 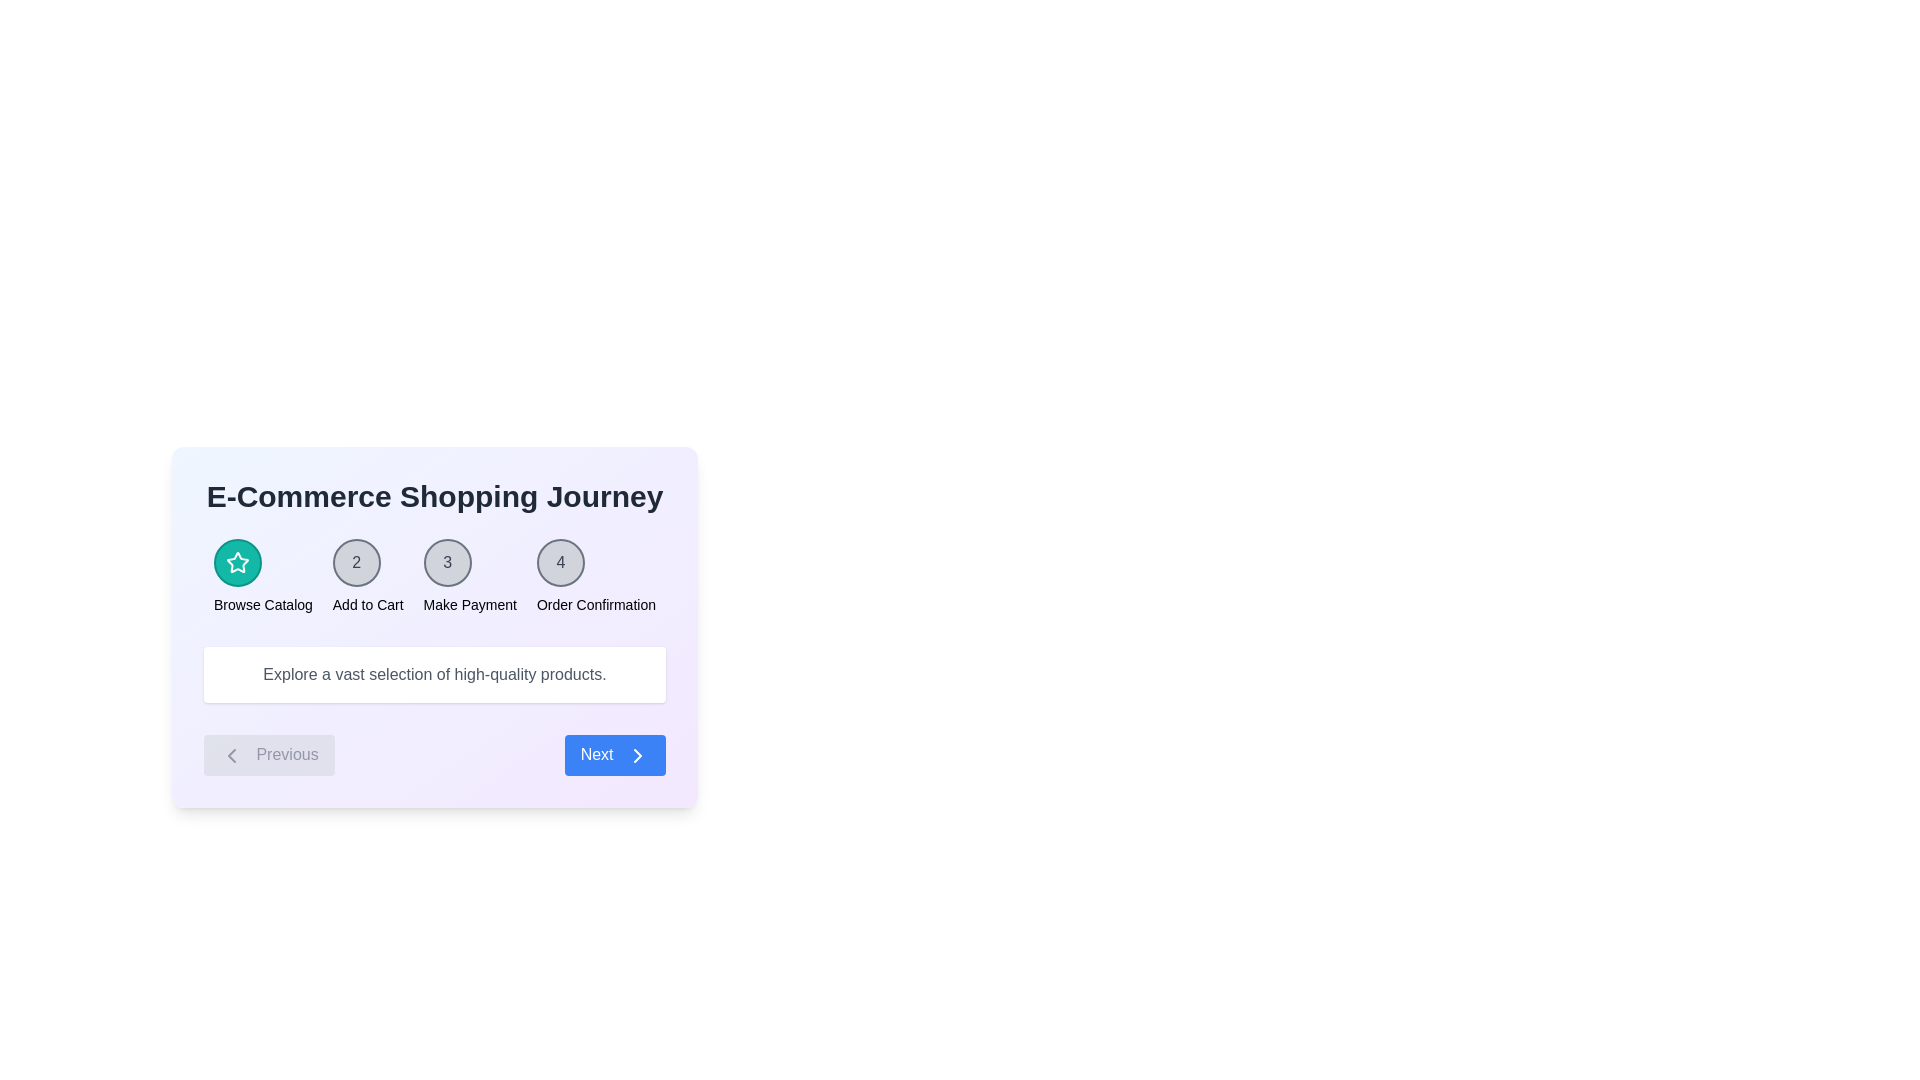 I want to click on the visual indicator icon located at the bottom-right corner of the 'Next' button, which indicates progression in the navigation flow, so click(x=637, y=755).